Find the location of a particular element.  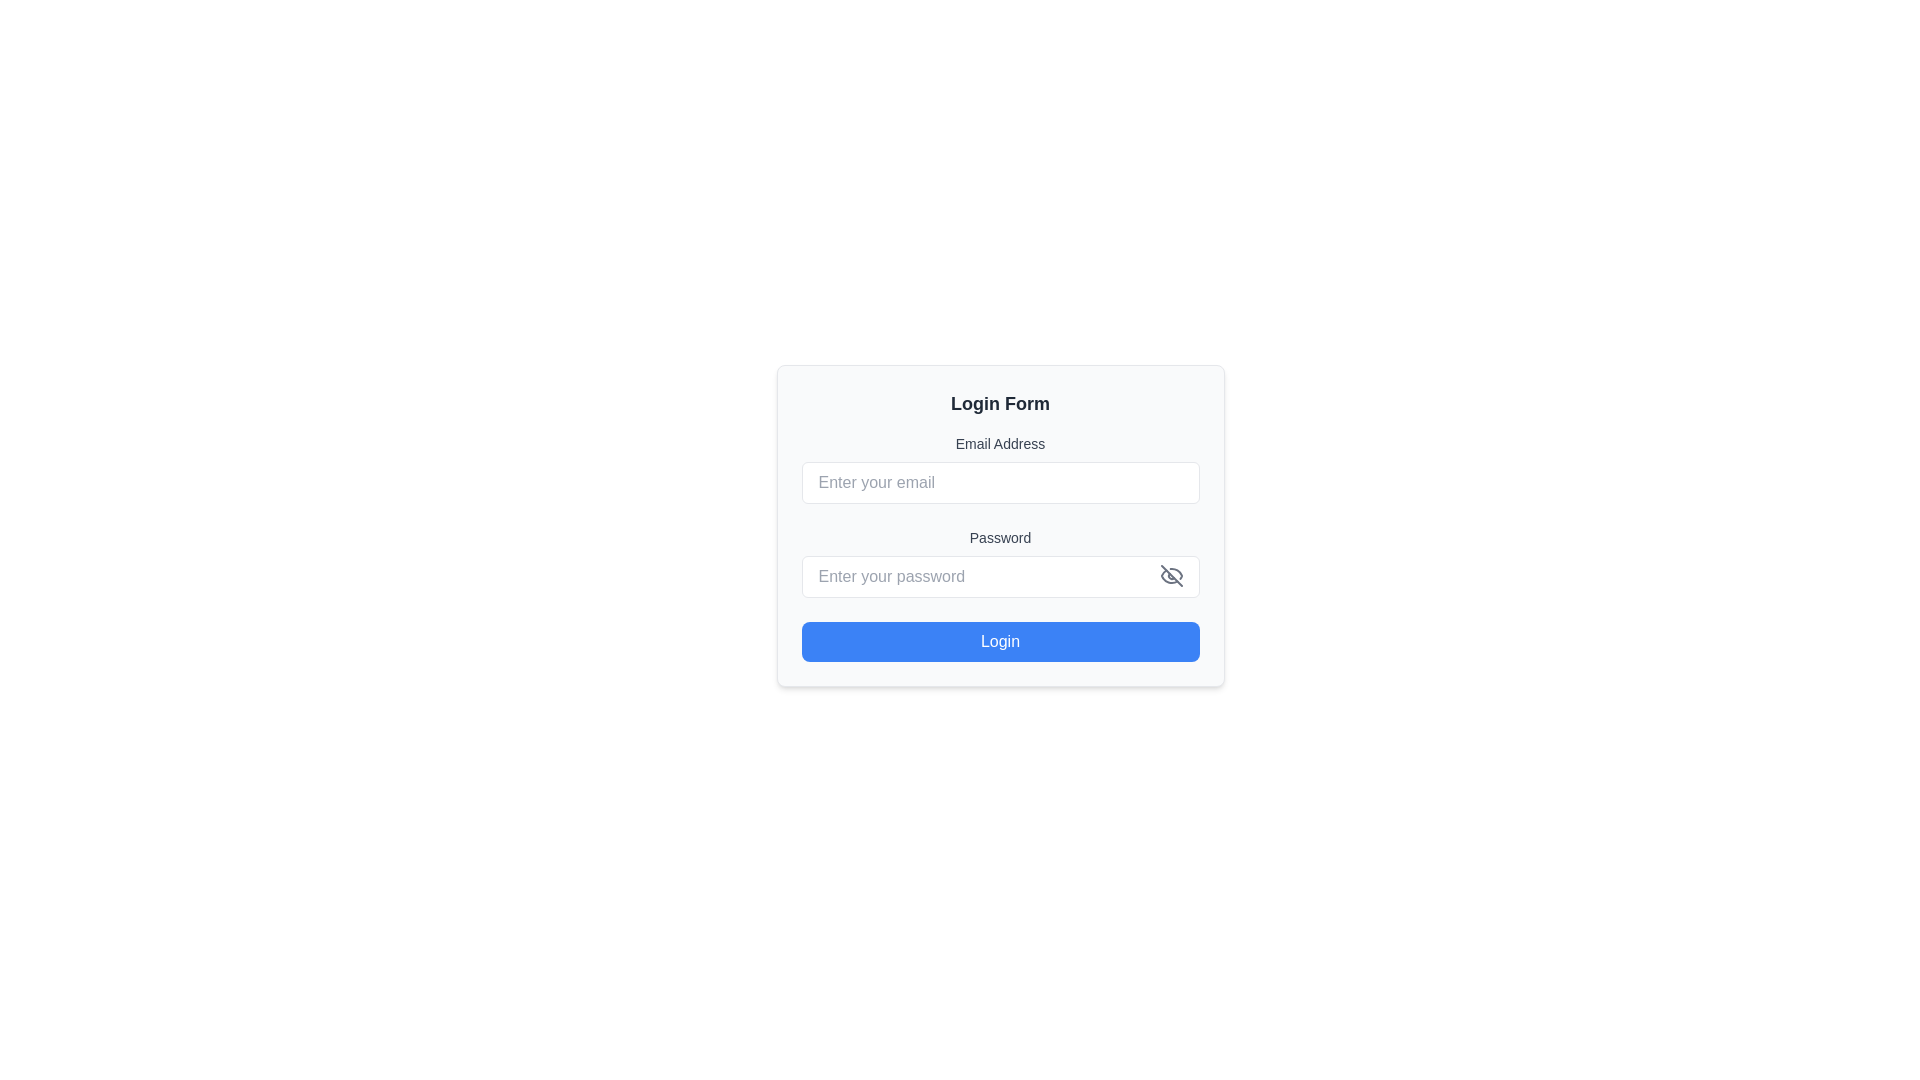

the 'Login' button, which has a blue background and white text, located at the bottom of the login form is located at coordinates (1000, 641).